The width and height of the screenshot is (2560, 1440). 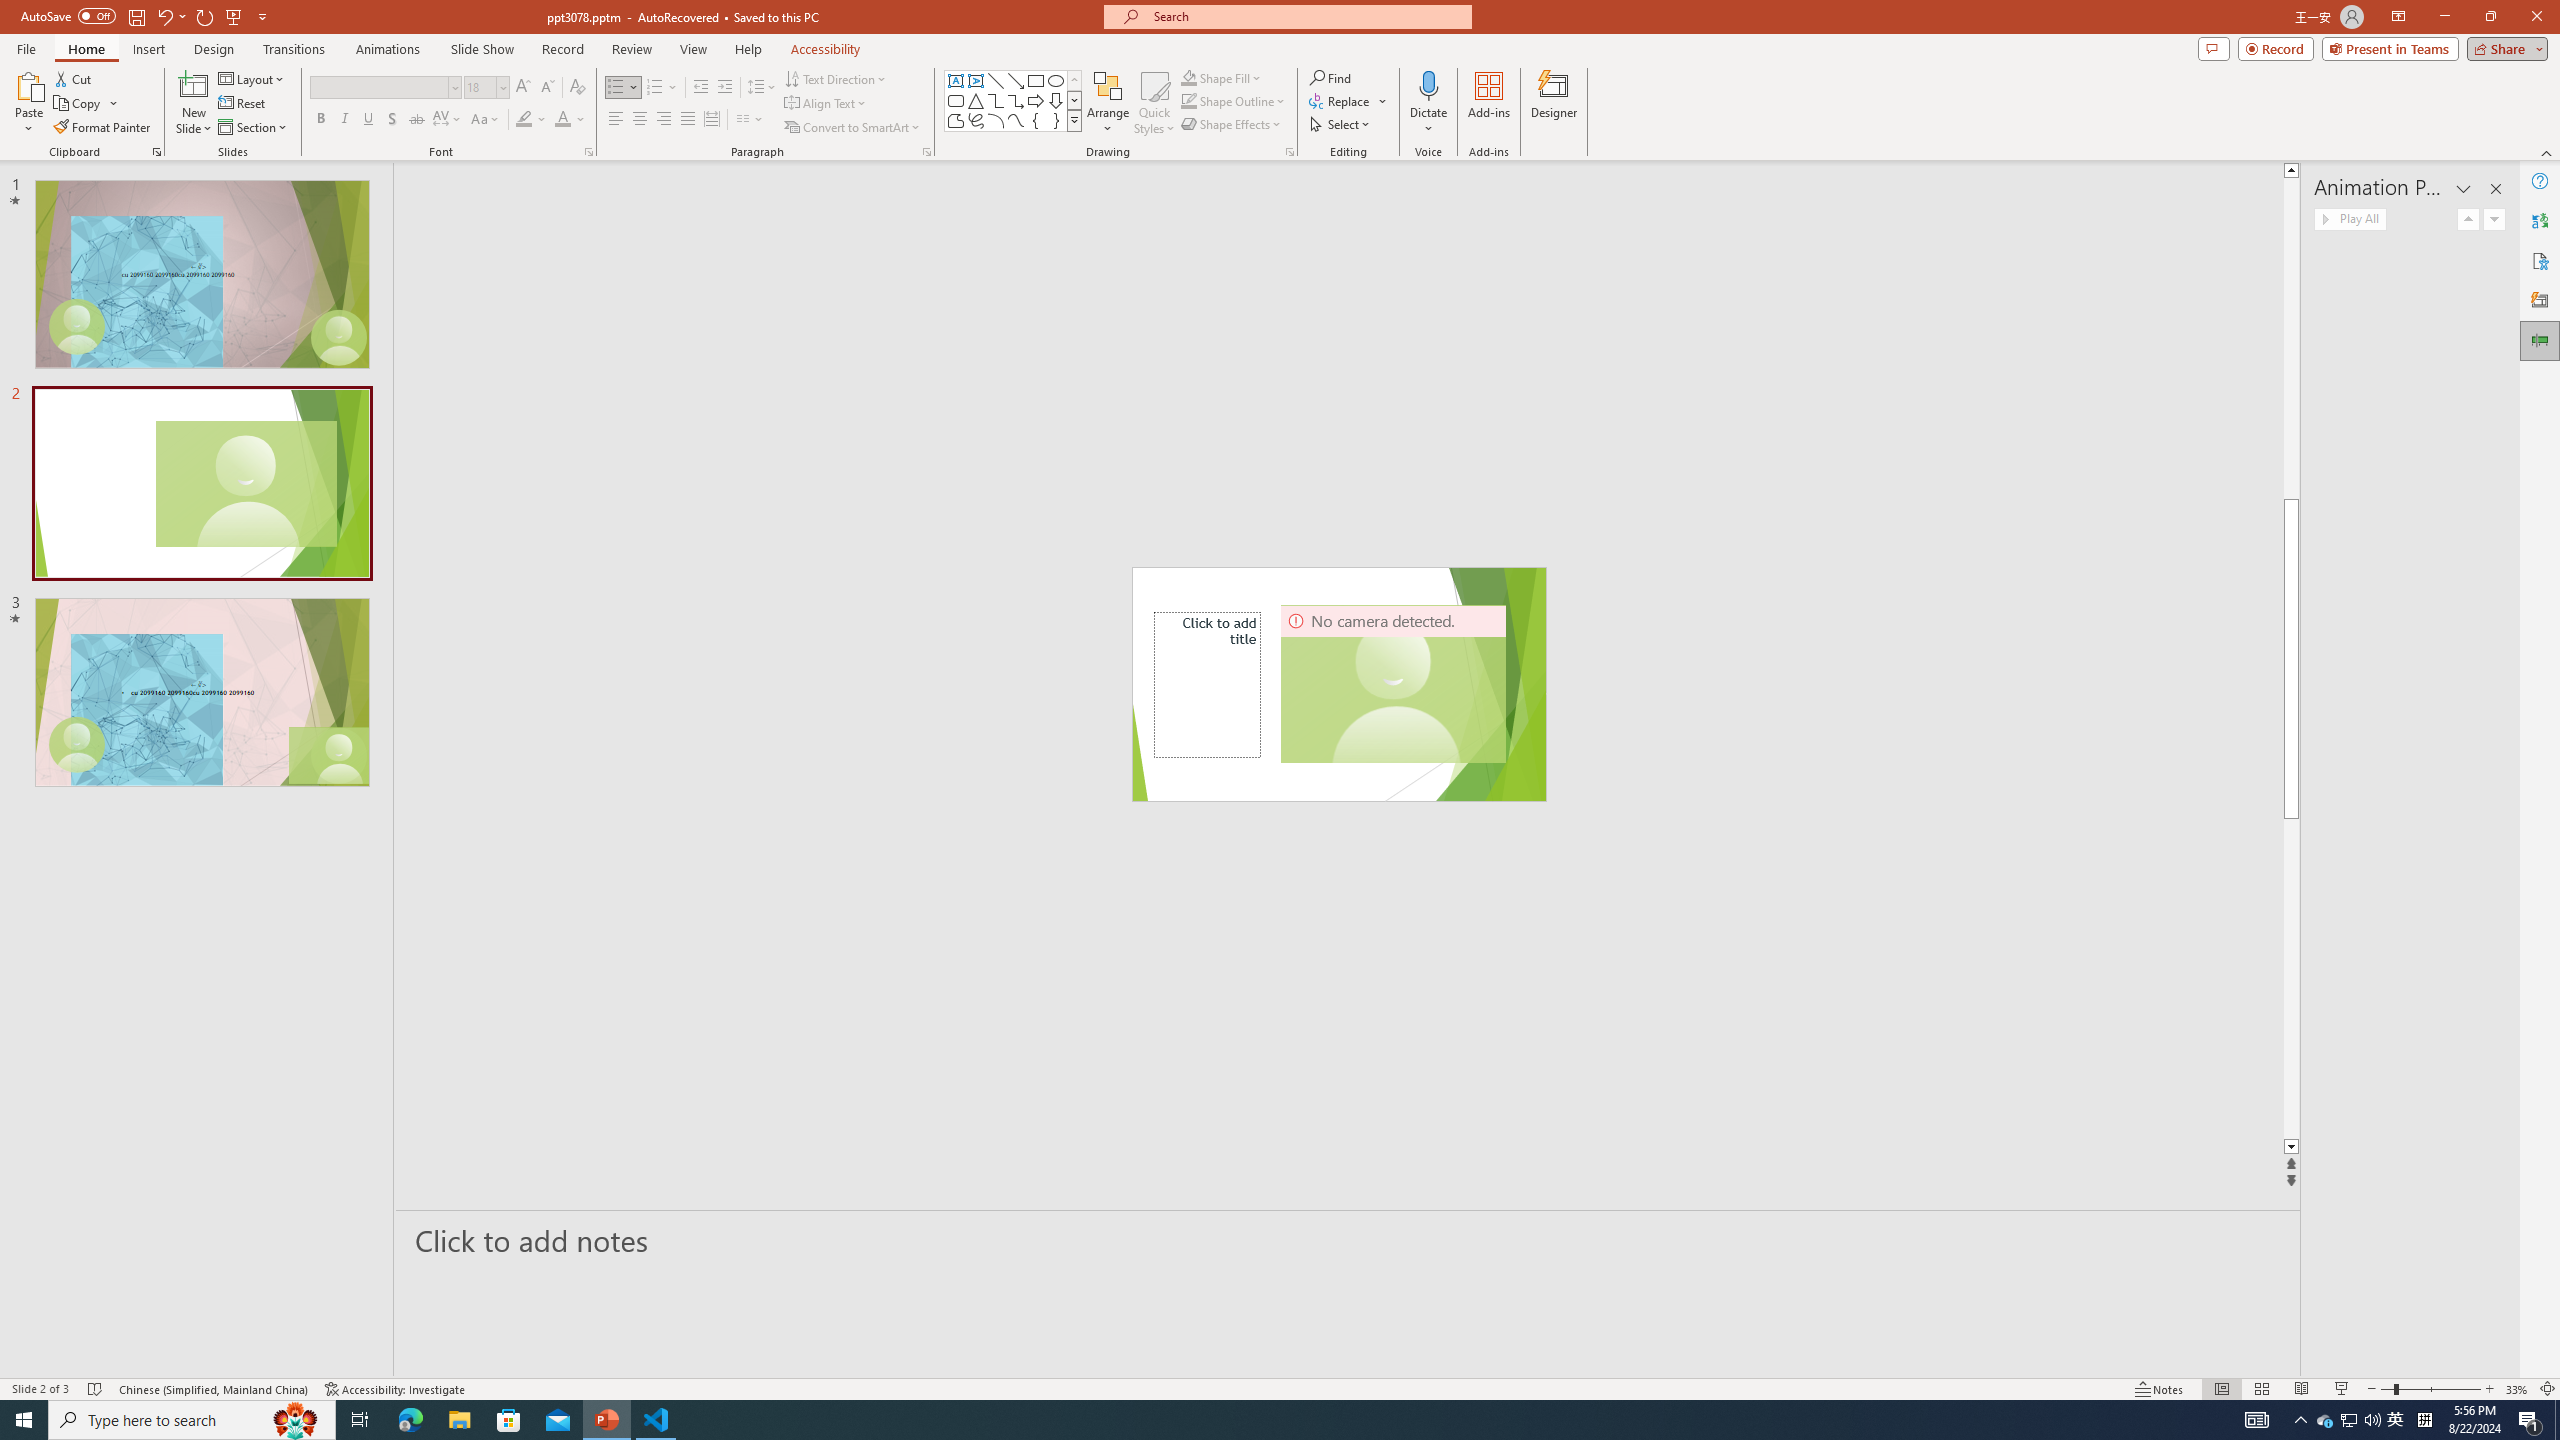 What do you see at coordinates (1393, 683) in the screenshot?
I see `'Camera 3, No camera detected.'` at bounding box center [1393, 683].